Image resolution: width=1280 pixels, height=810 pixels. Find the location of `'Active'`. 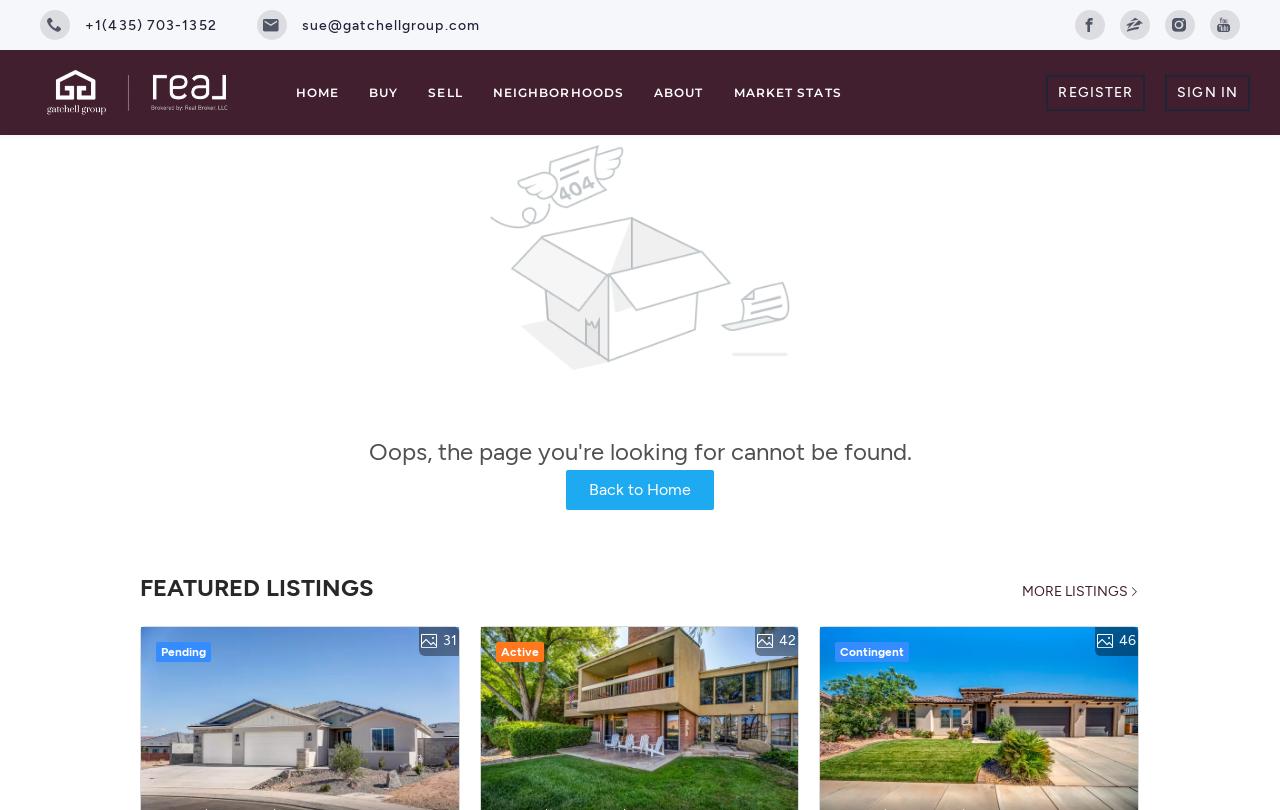

'Active' is located at coordinates (519, 649).